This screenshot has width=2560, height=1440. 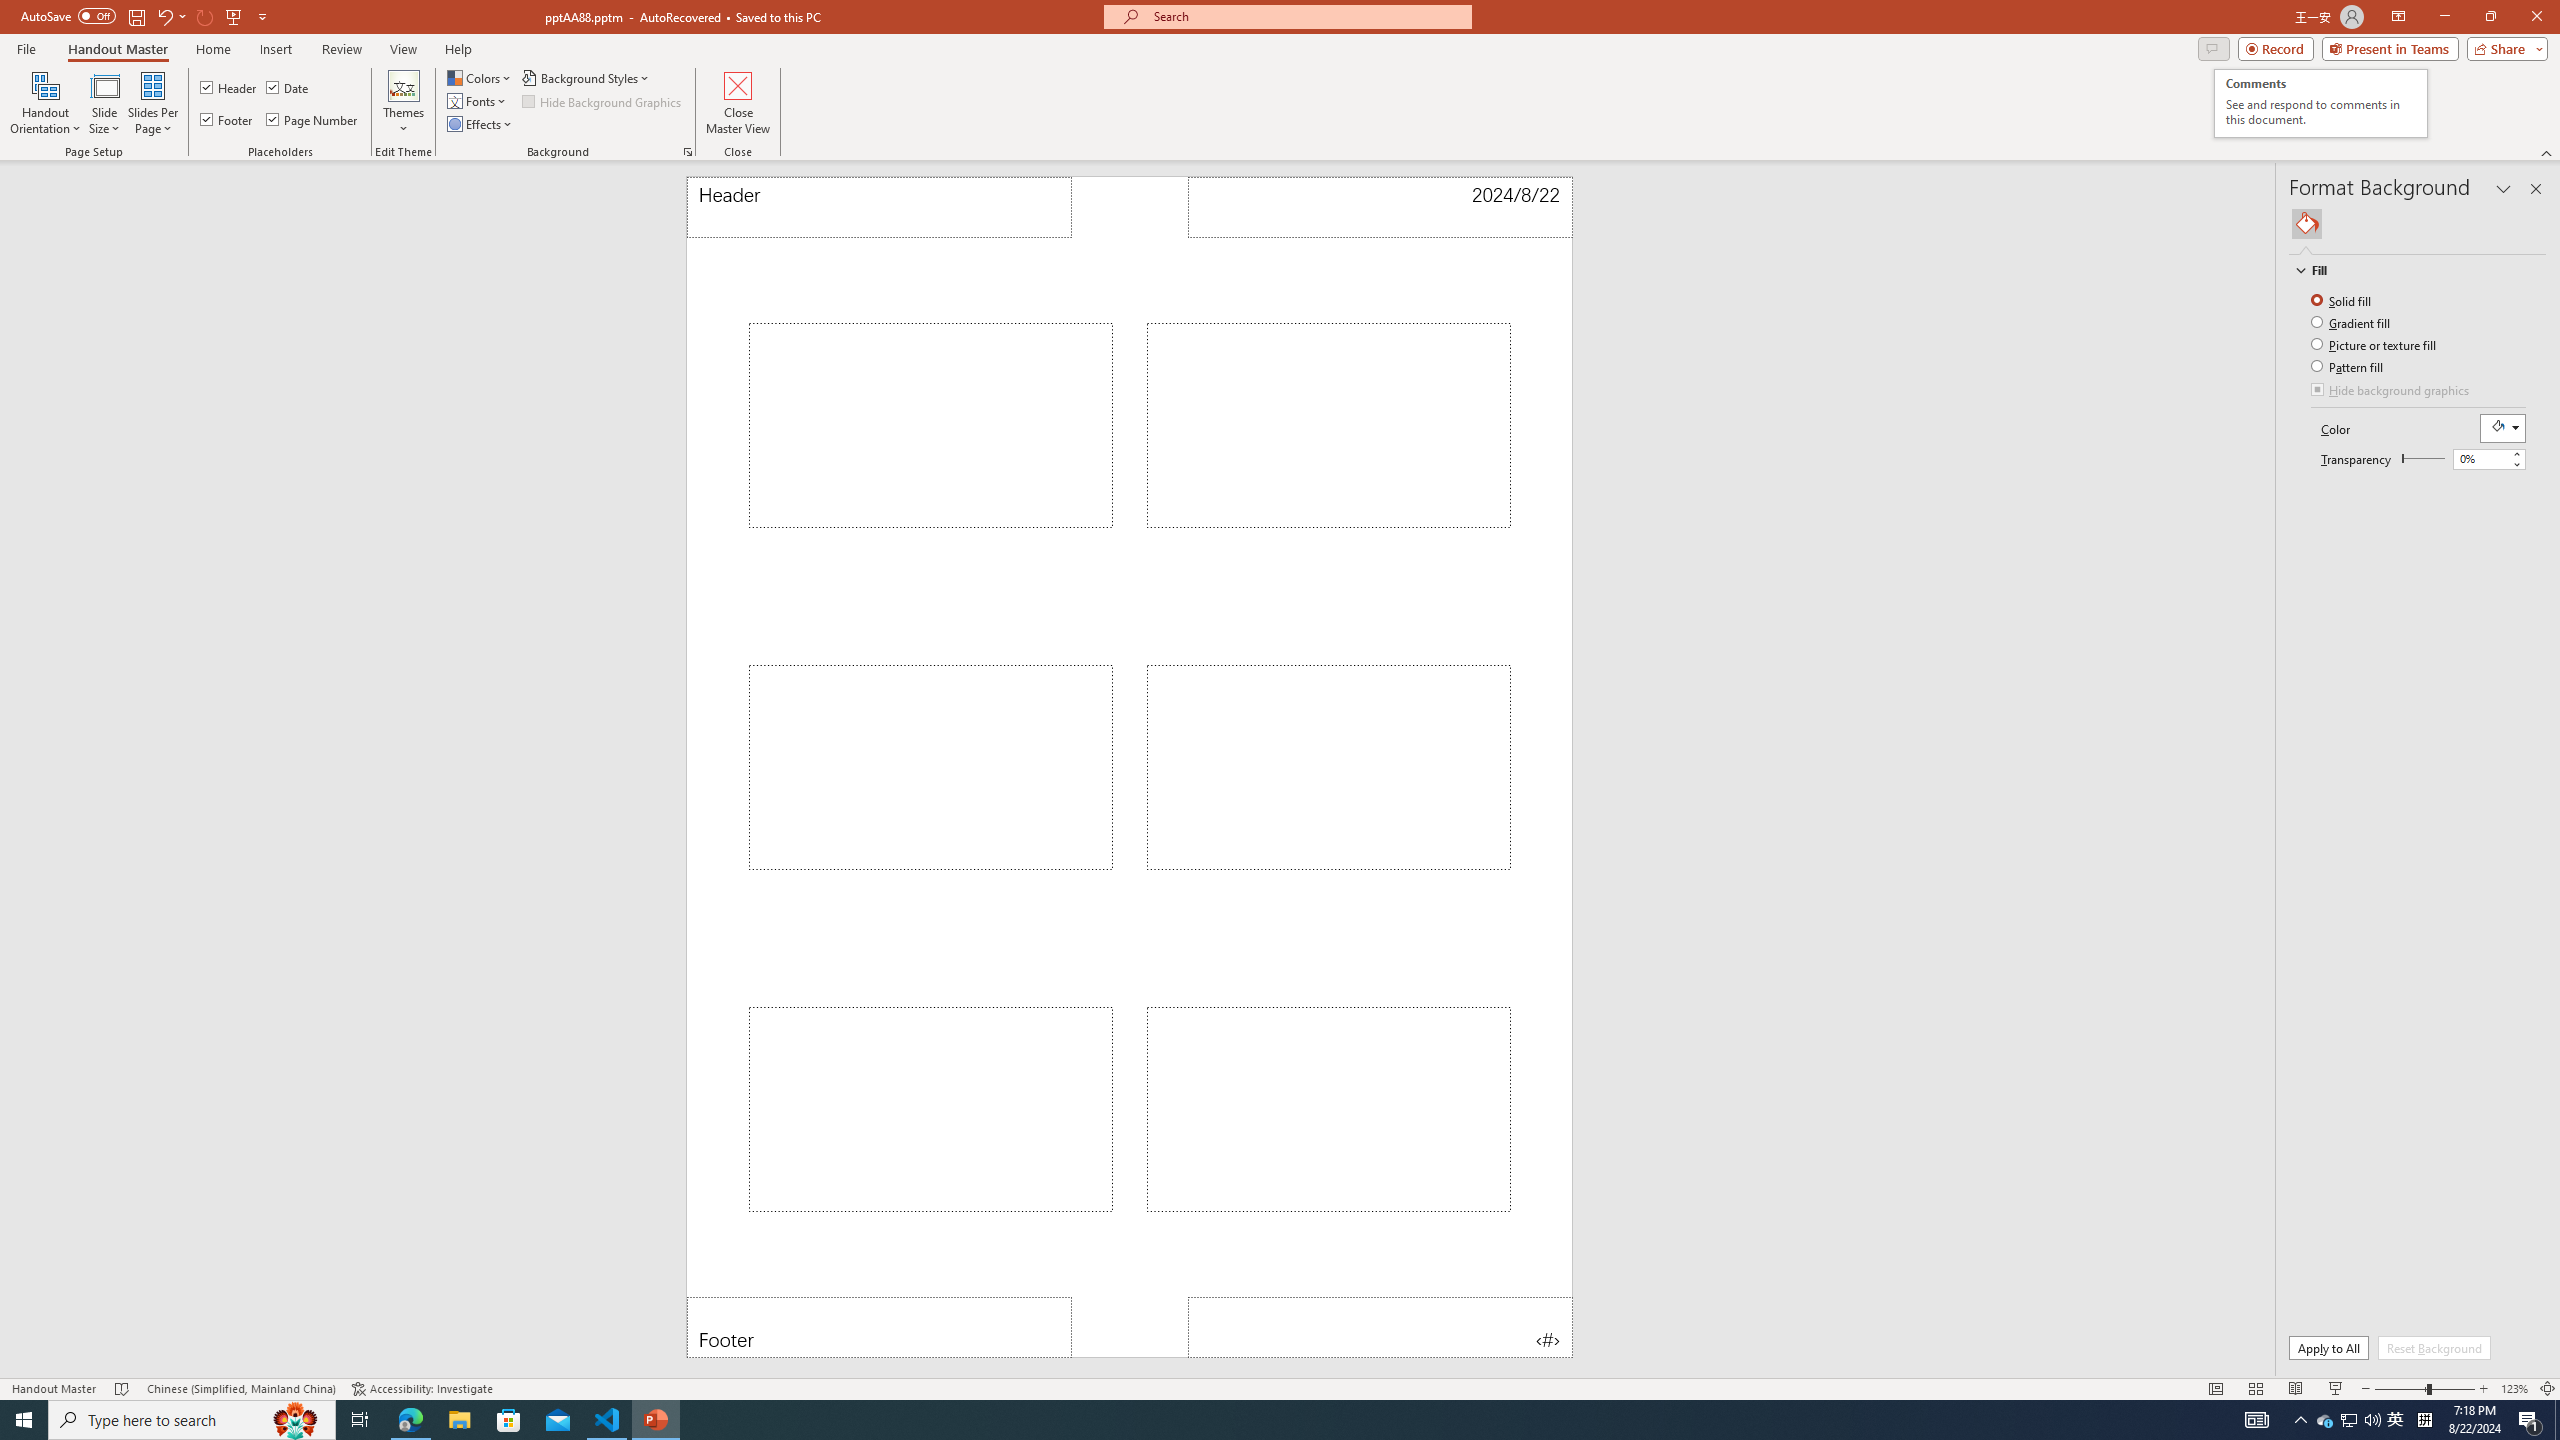 I want to click on 'Zoom 123%', so click(x=2515, y=1389).